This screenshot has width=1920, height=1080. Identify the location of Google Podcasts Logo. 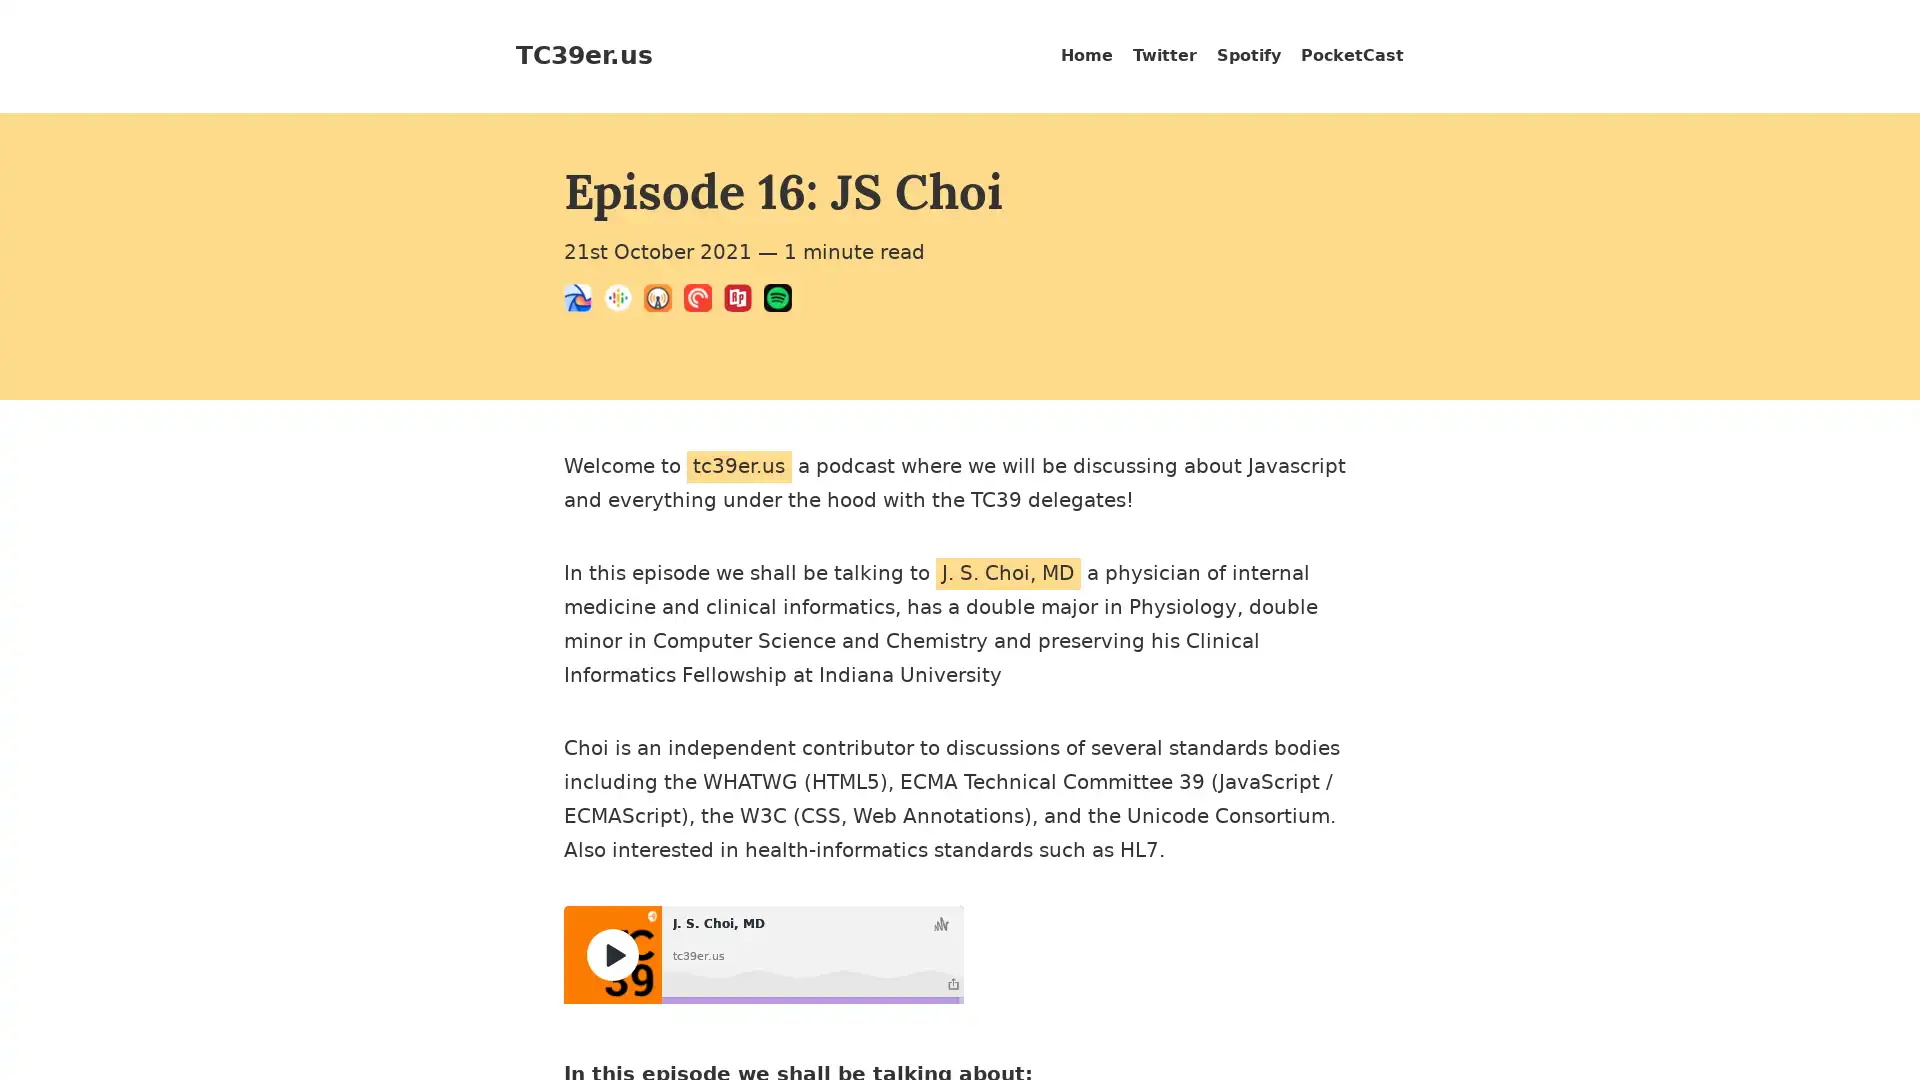
(623, 301).